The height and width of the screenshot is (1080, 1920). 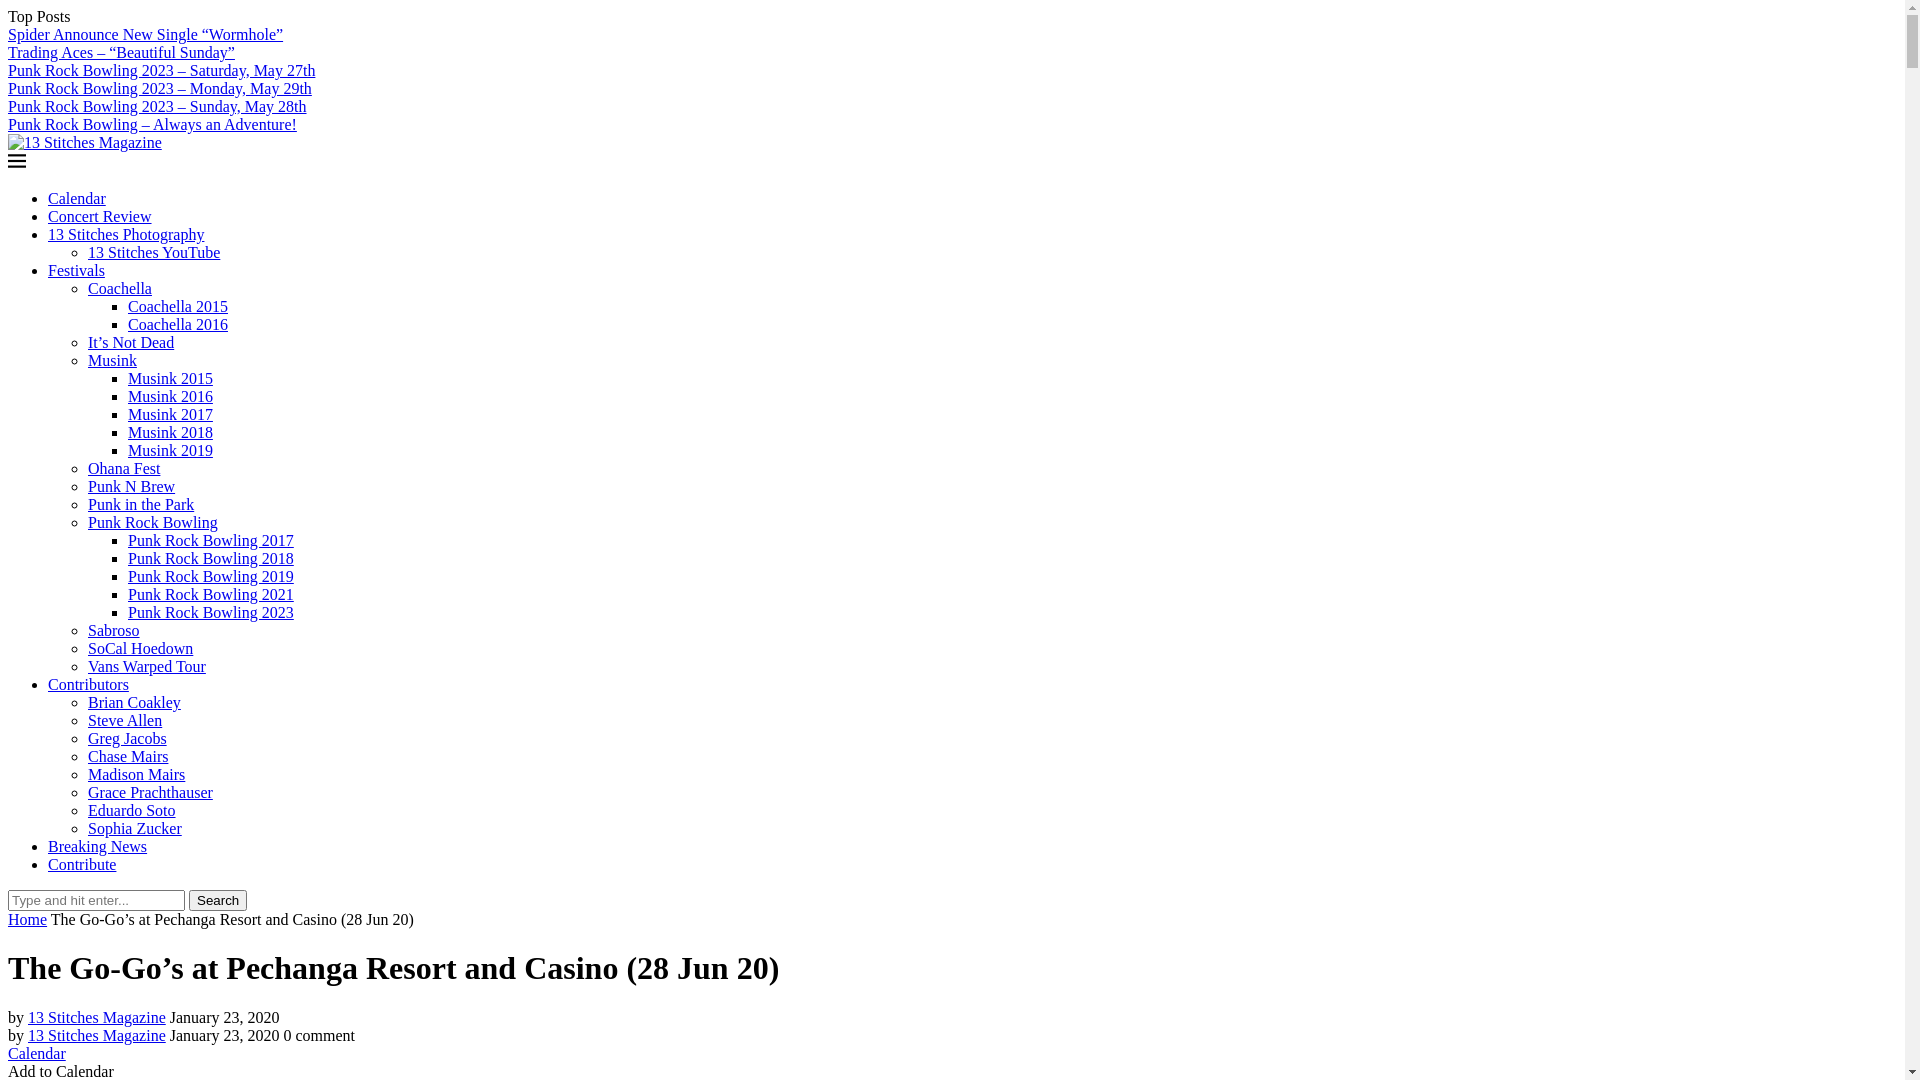 What do you see at coordinates (127, 558) in the screenshot?
I see `'Punk Rock Bowling 2018'` at bounding box center [127, 558].